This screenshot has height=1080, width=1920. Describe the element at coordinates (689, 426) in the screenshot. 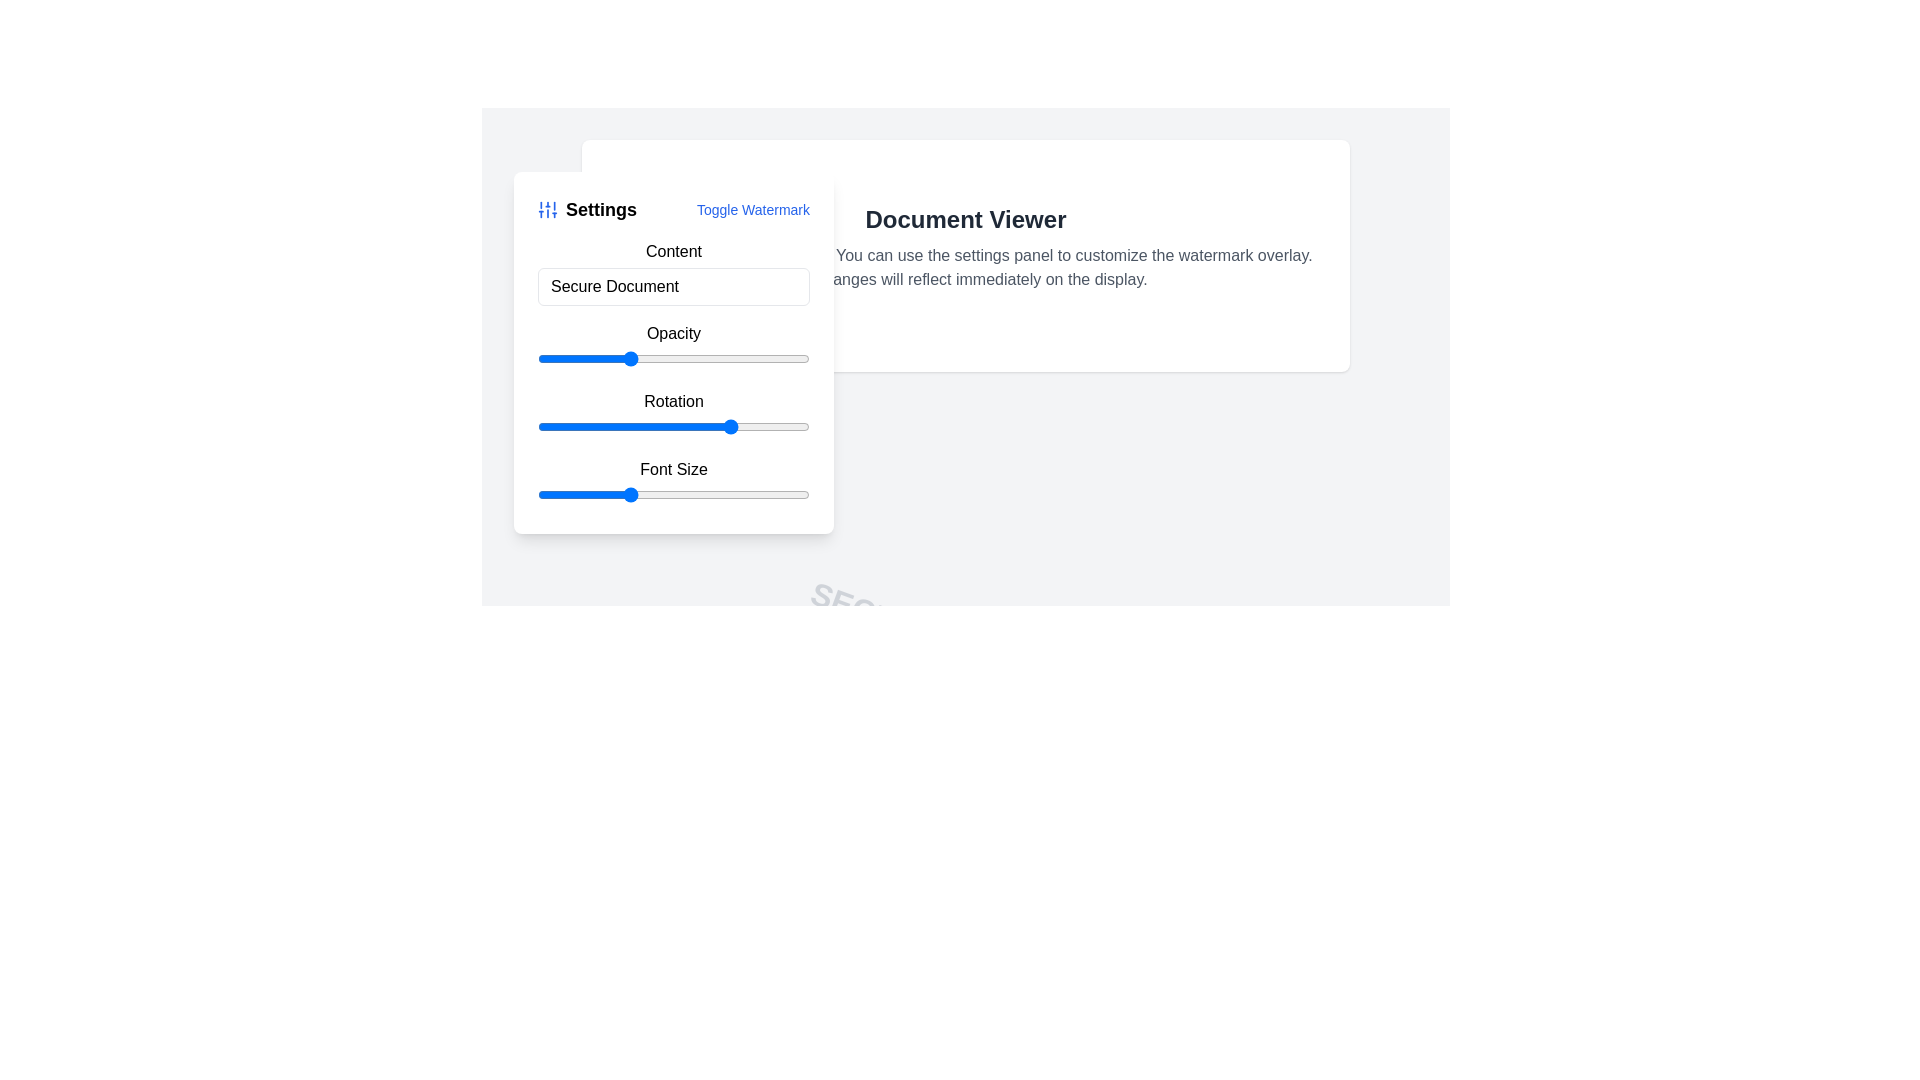

I see `the rotation value` at that location.